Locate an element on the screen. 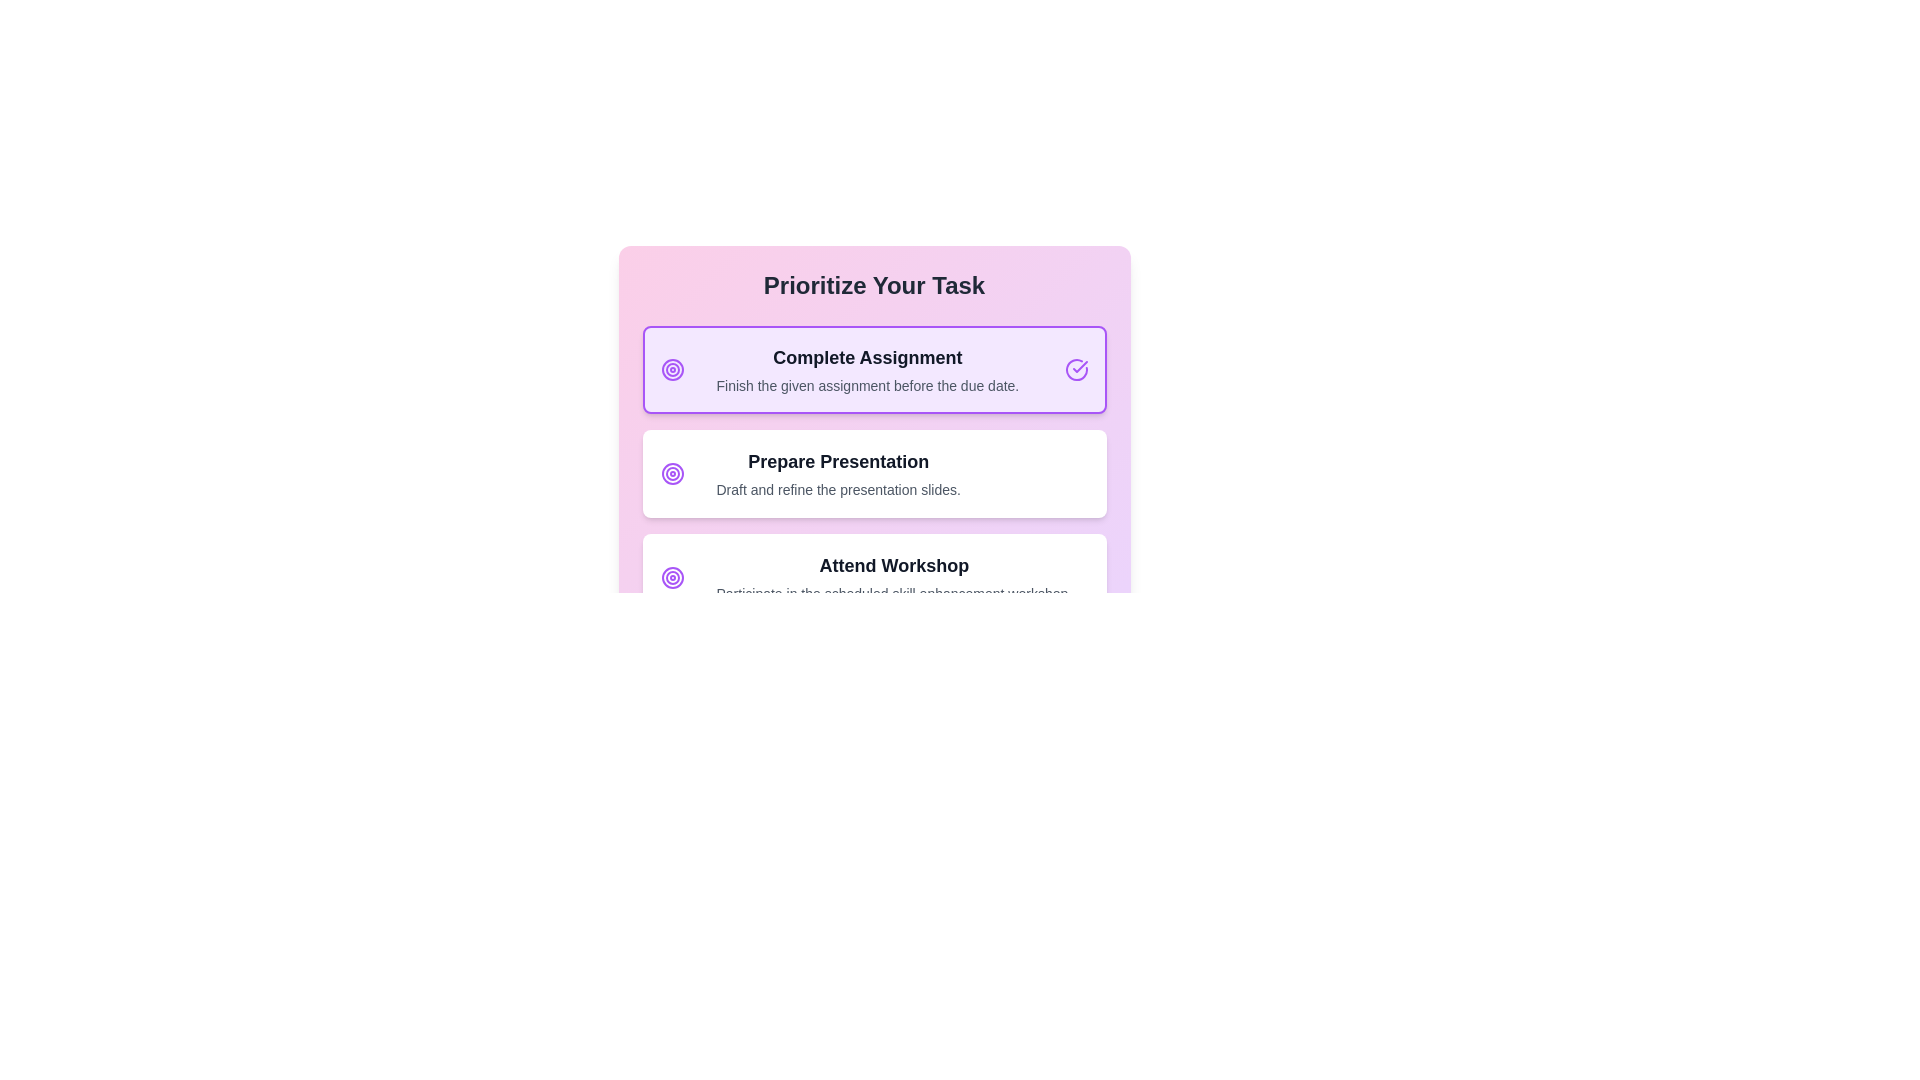 The image size is (1920, 1080). the icon in the upper-right corner of the 'Complete Assignment' card is located at coordinates (1079, 366).